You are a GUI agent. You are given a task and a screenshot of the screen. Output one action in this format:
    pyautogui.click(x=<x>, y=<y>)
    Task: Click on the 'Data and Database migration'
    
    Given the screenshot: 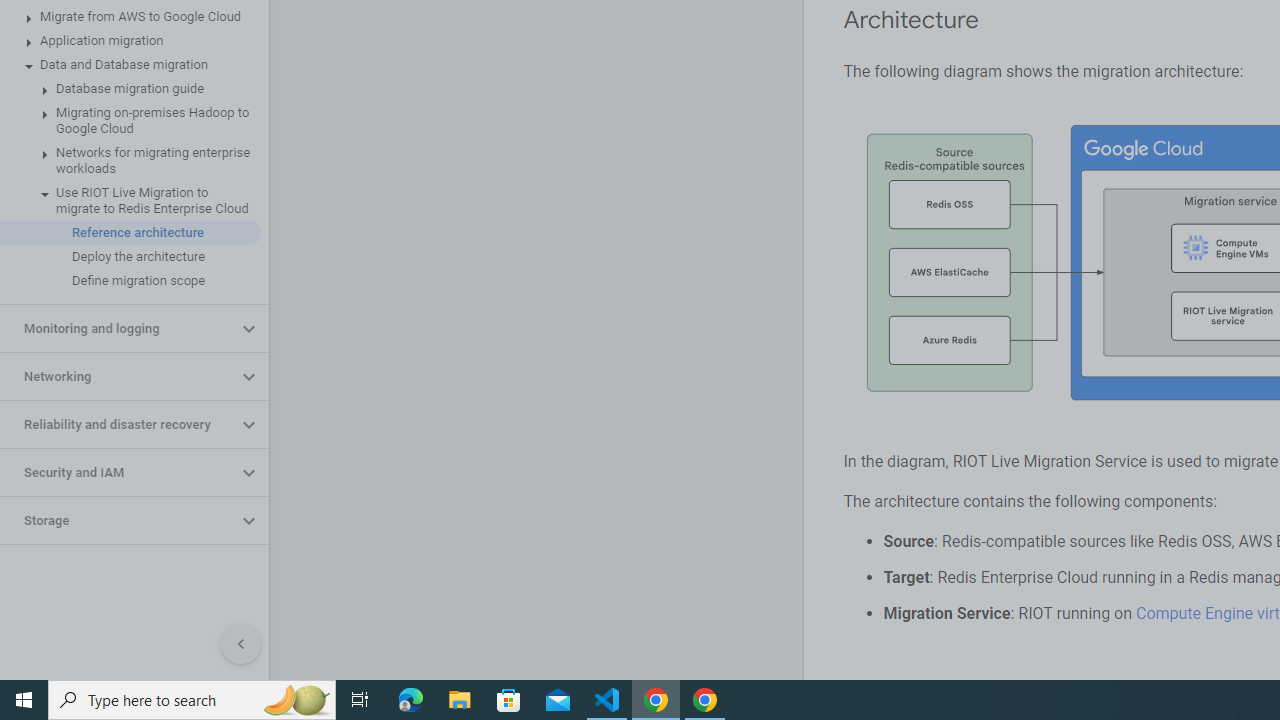 What is the action you would take?
    pyautogui.click(x=129, y=64)
    